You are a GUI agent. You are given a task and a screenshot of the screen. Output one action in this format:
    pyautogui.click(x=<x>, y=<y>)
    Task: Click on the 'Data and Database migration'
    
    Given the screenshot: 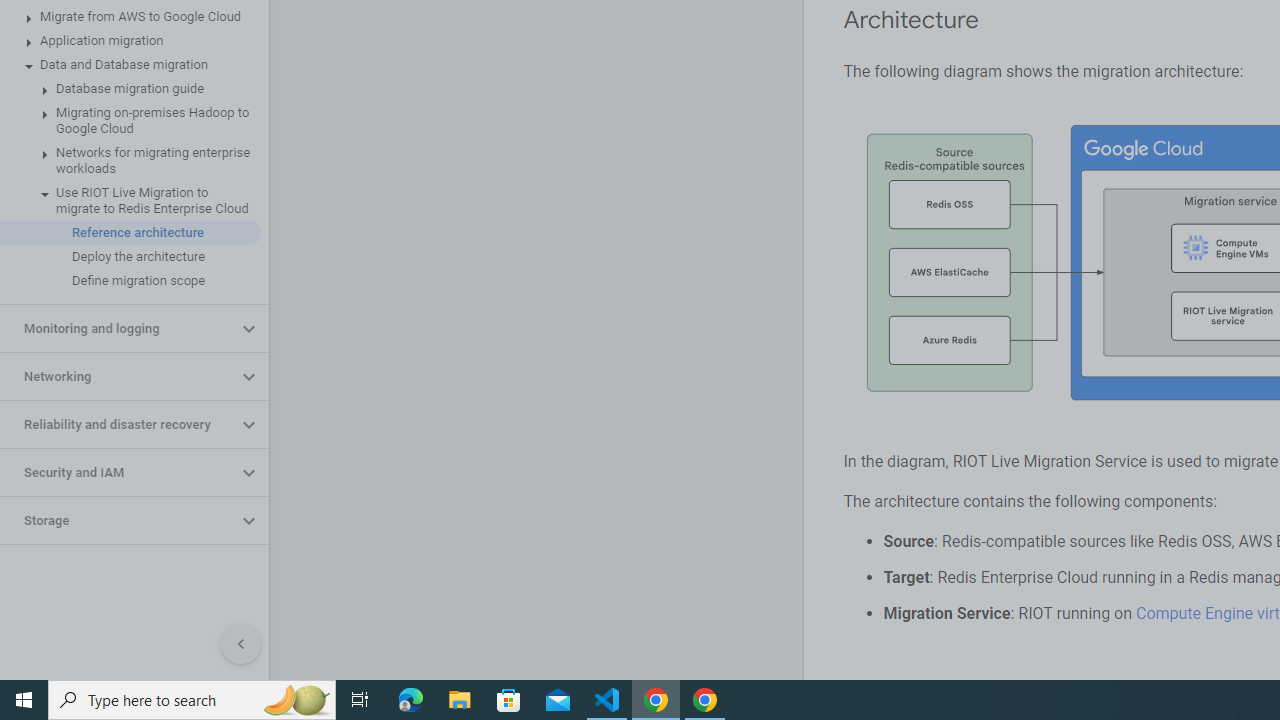 What is the action you would take?
    pyautogui.click(x=129, y=64)
    